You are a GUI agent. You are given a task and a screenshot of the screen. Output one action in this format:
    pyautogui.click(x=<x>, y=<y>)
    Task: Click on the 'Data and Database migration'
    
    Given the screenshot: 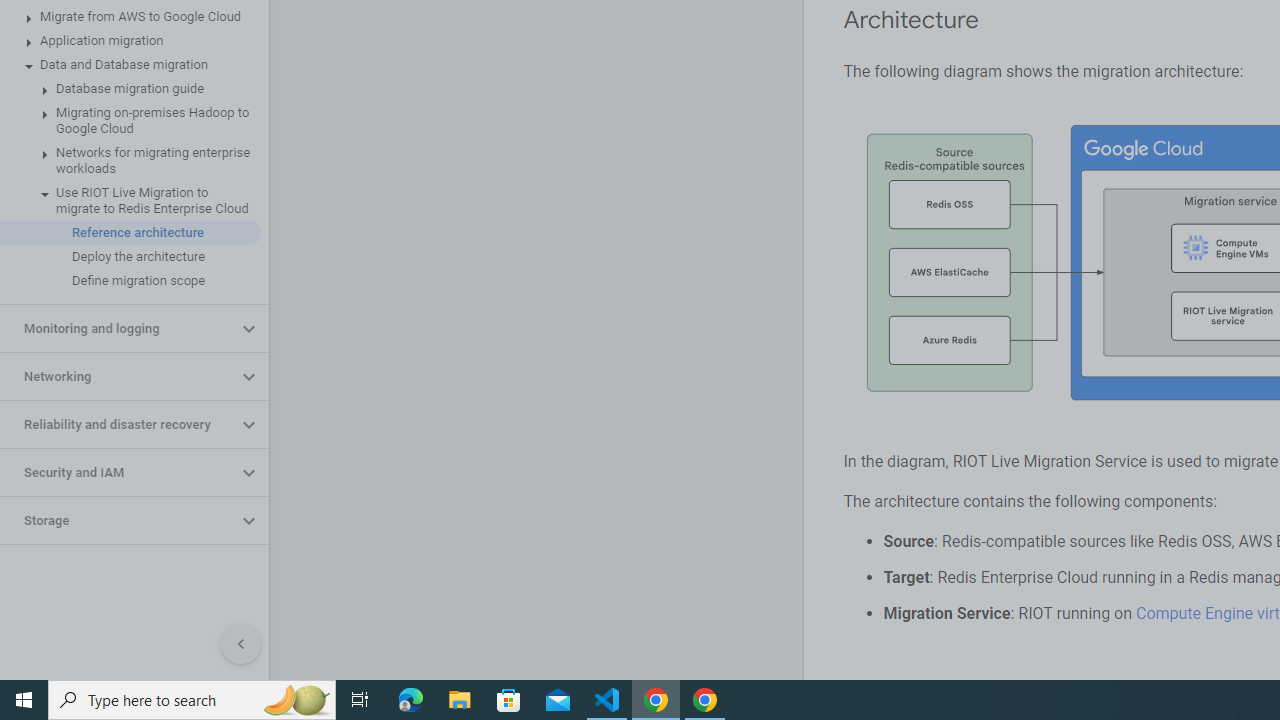 What is the action you would take?
    pyautogui.click(x=129, y=64)
    